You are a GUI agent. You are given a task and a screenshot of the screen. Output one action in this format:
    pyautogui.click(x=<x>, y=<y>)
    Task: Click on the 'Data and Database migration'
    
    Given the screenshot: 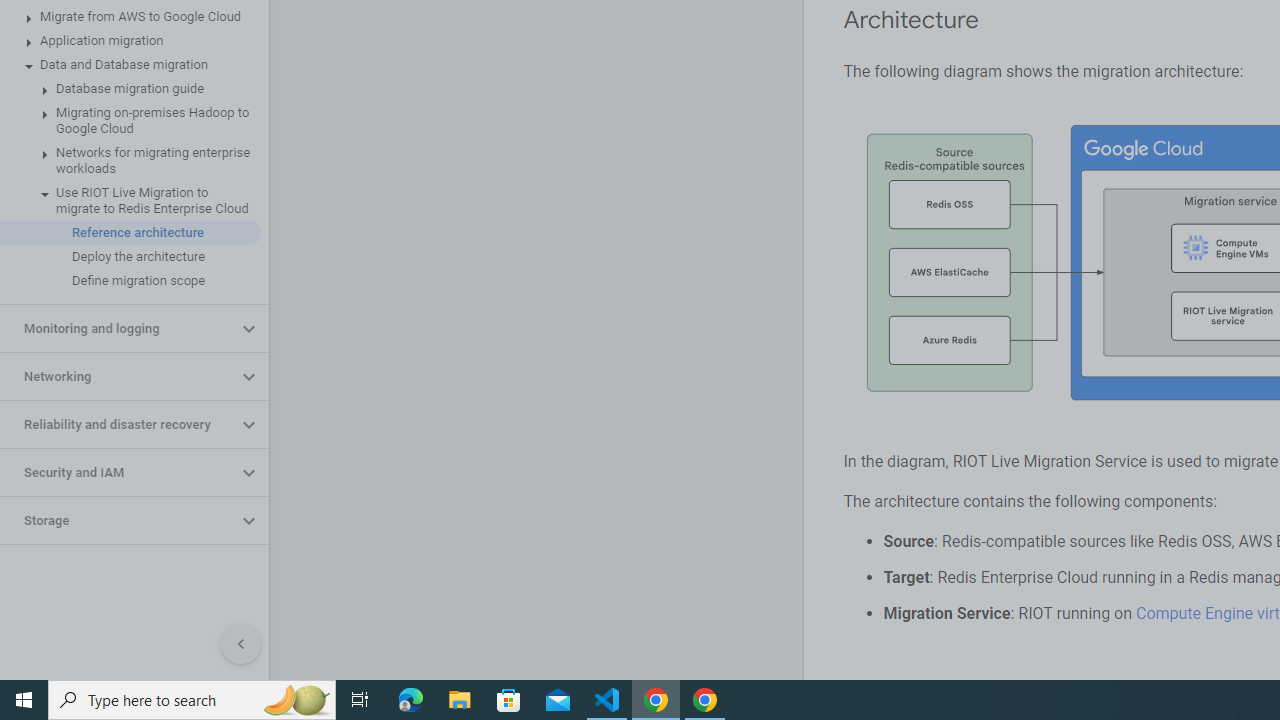 What is the action you would take?
    pyautogui.click(x=129, y=64)
    